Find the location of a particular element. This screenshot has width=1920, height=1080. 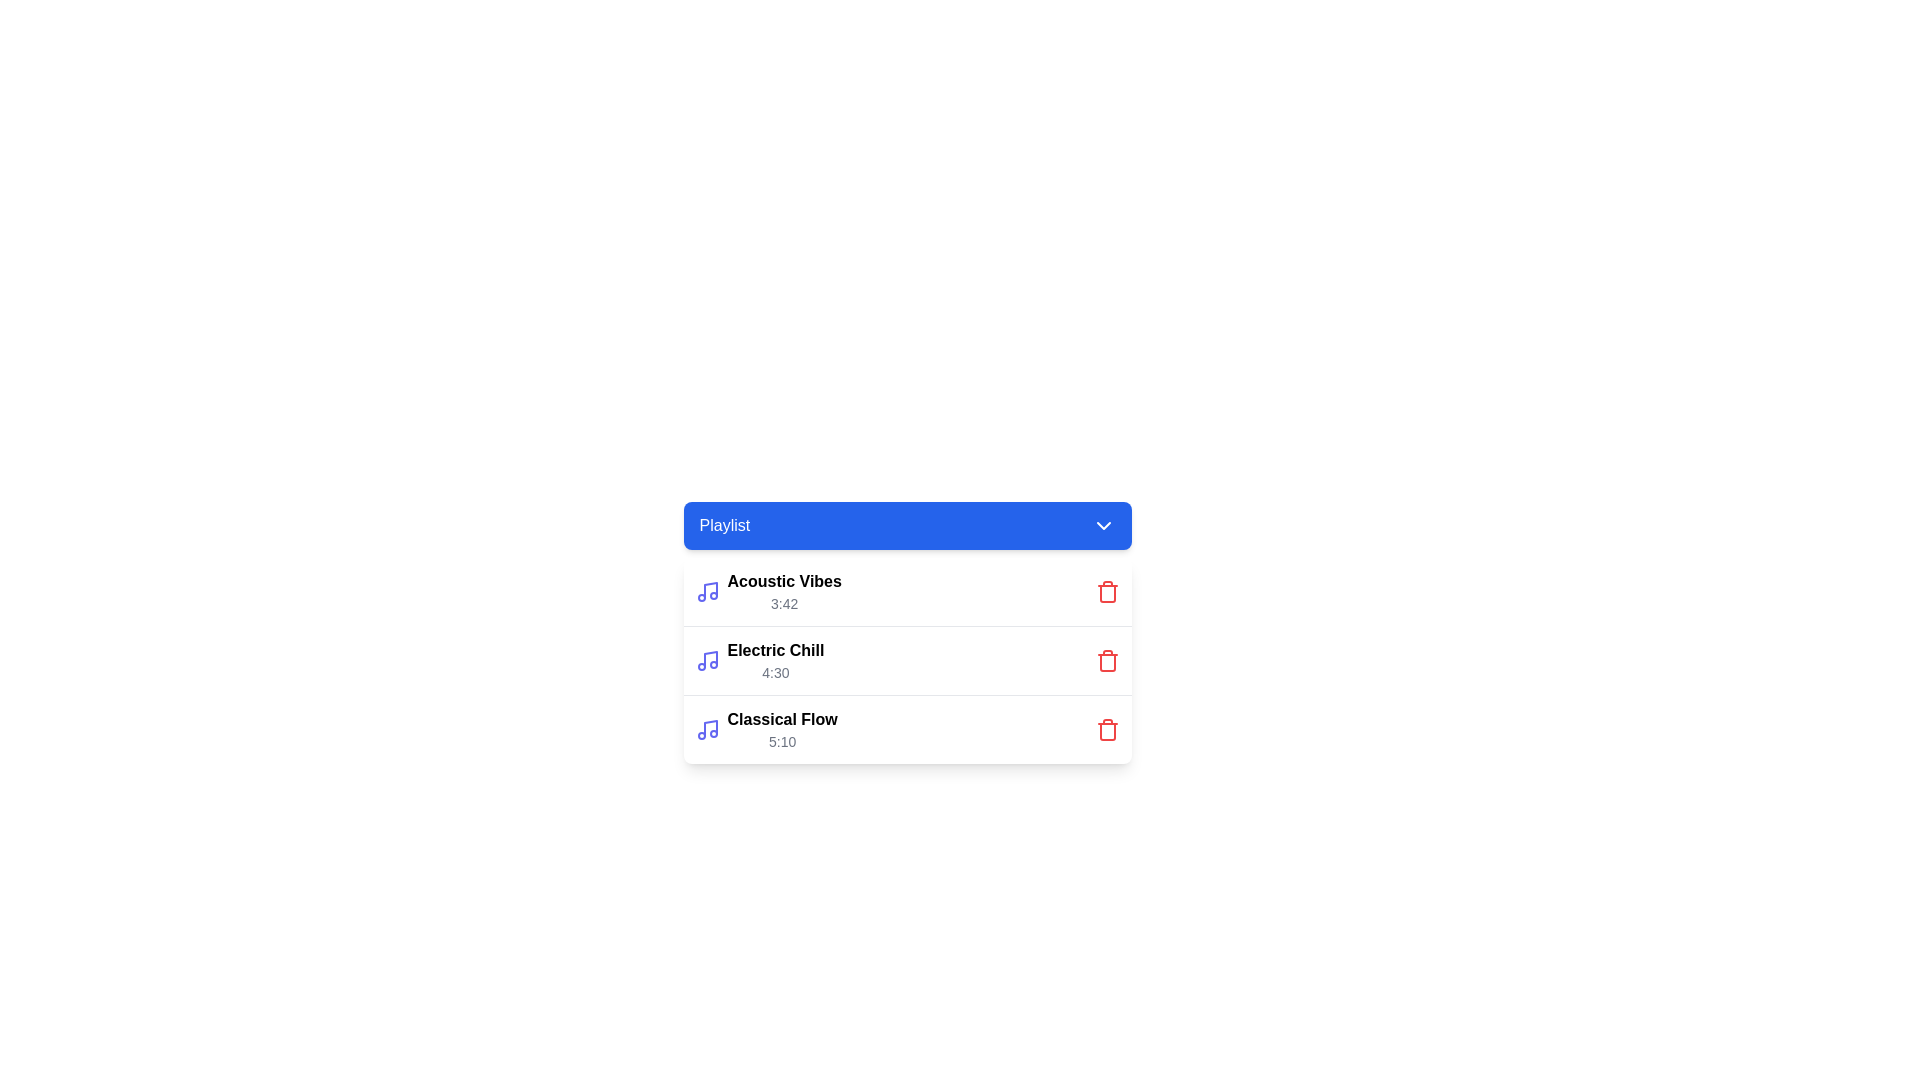

the list item labeled 'Electric Chill' with a musical note icon, positioned between 'Acoustic Vibes' and 'Classical Flow' is located at coordinates (758, 660).